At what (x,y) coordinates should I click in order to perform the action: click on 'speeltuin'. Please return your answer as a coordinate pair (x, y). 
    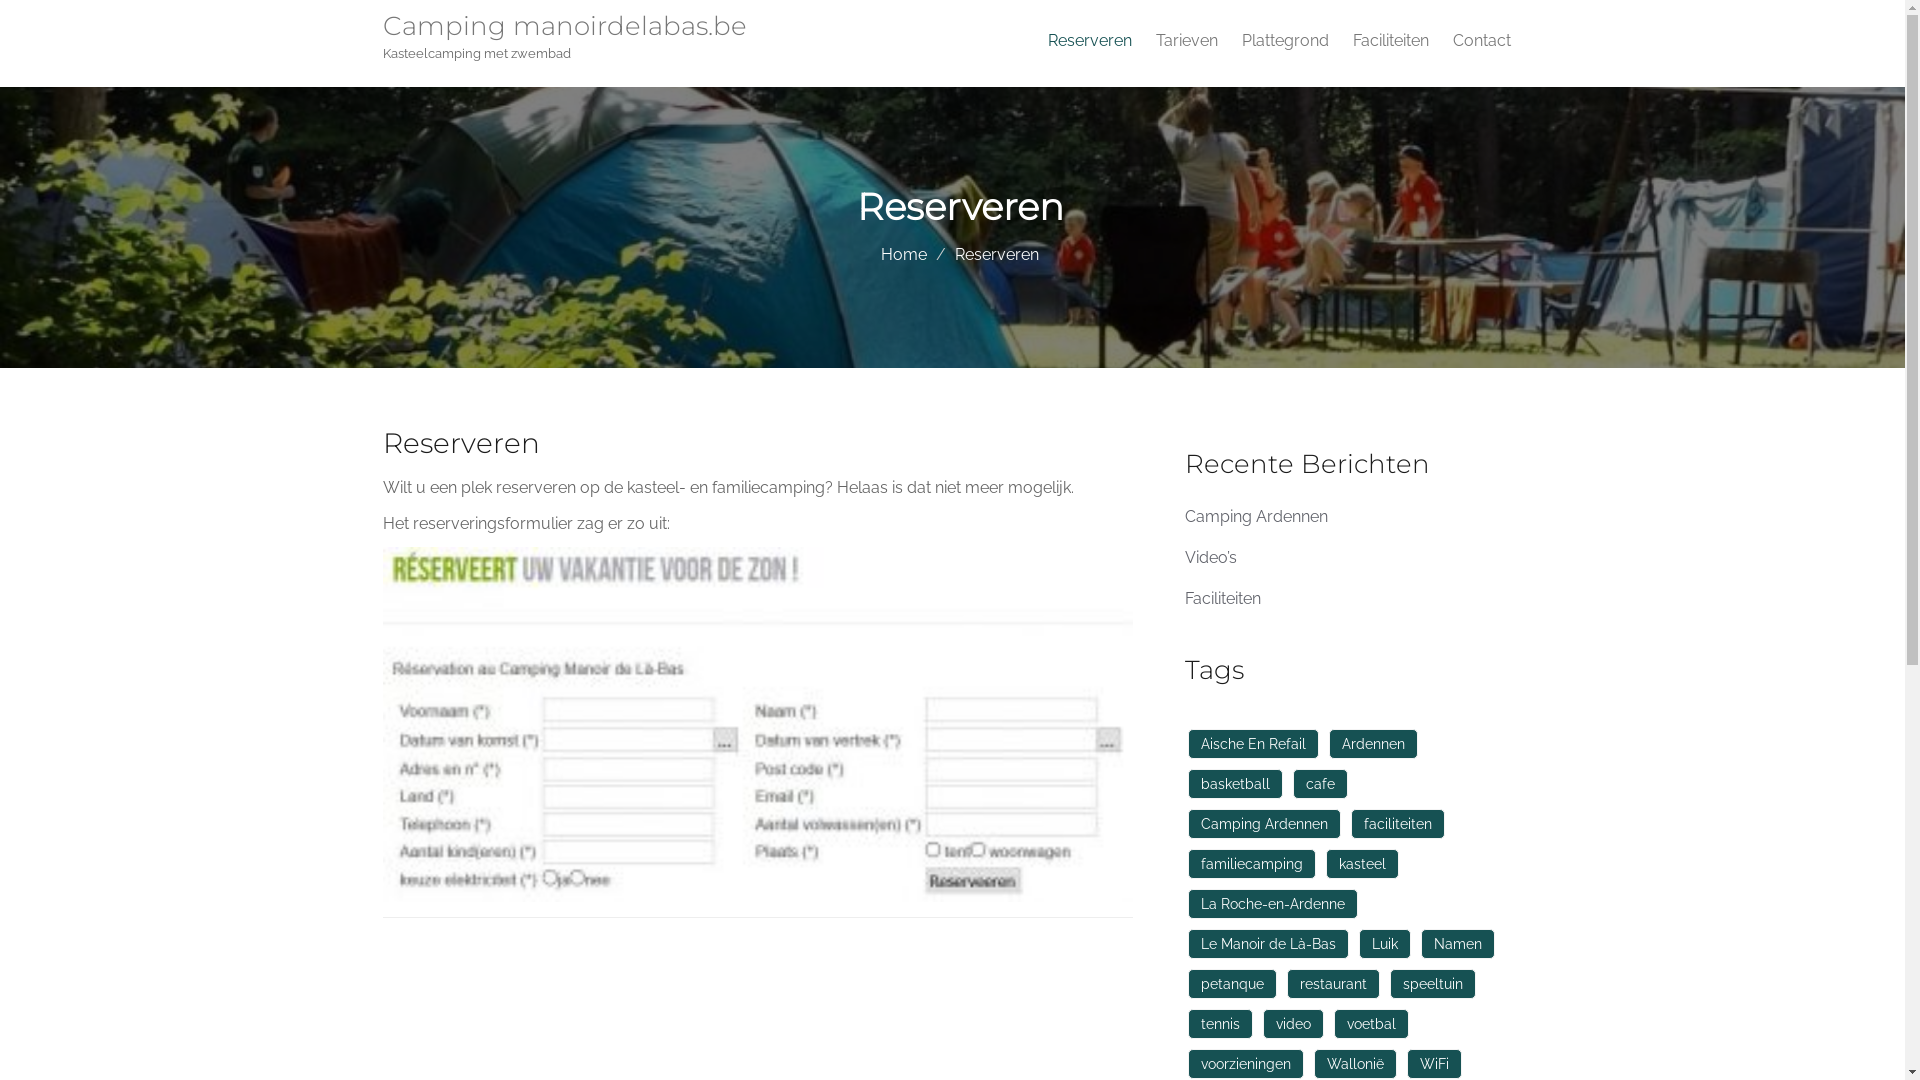
    Looking at the image, I should click on (1432, 982).